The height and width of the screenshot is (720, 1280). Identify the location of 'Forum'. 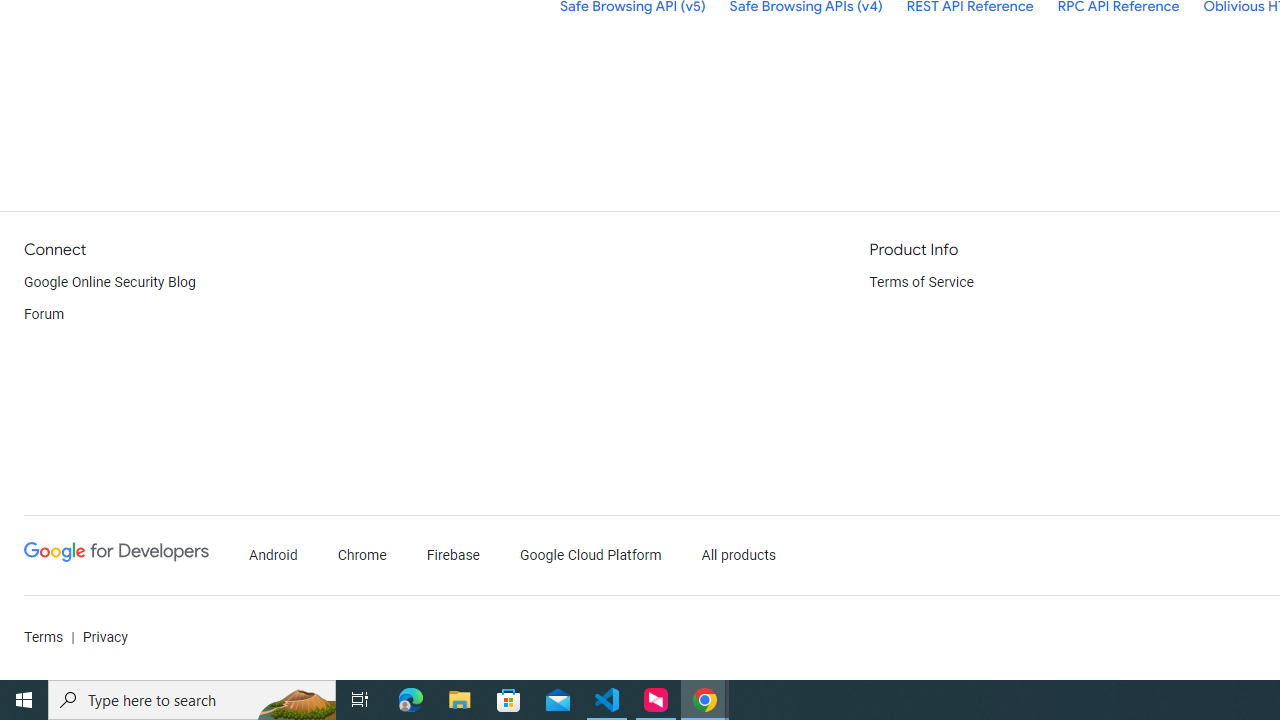
(44, 315).